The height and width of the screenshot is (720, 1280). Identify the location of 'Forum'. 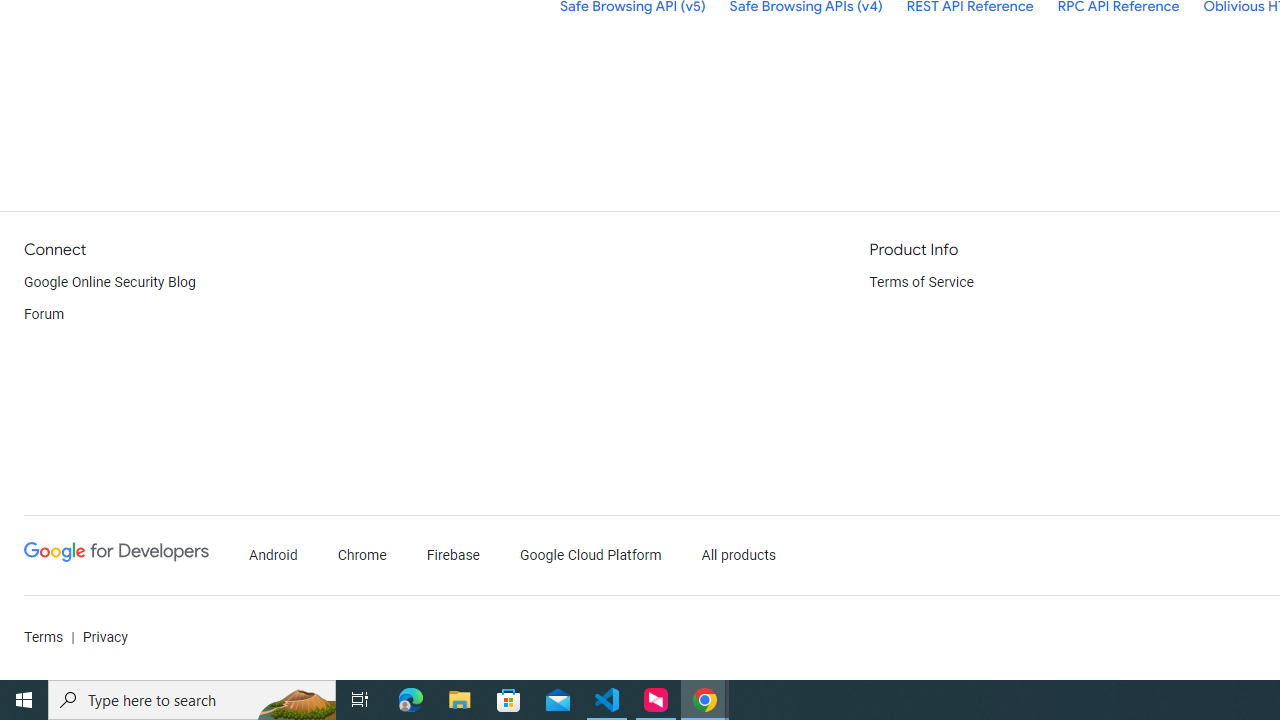
(44, 315).